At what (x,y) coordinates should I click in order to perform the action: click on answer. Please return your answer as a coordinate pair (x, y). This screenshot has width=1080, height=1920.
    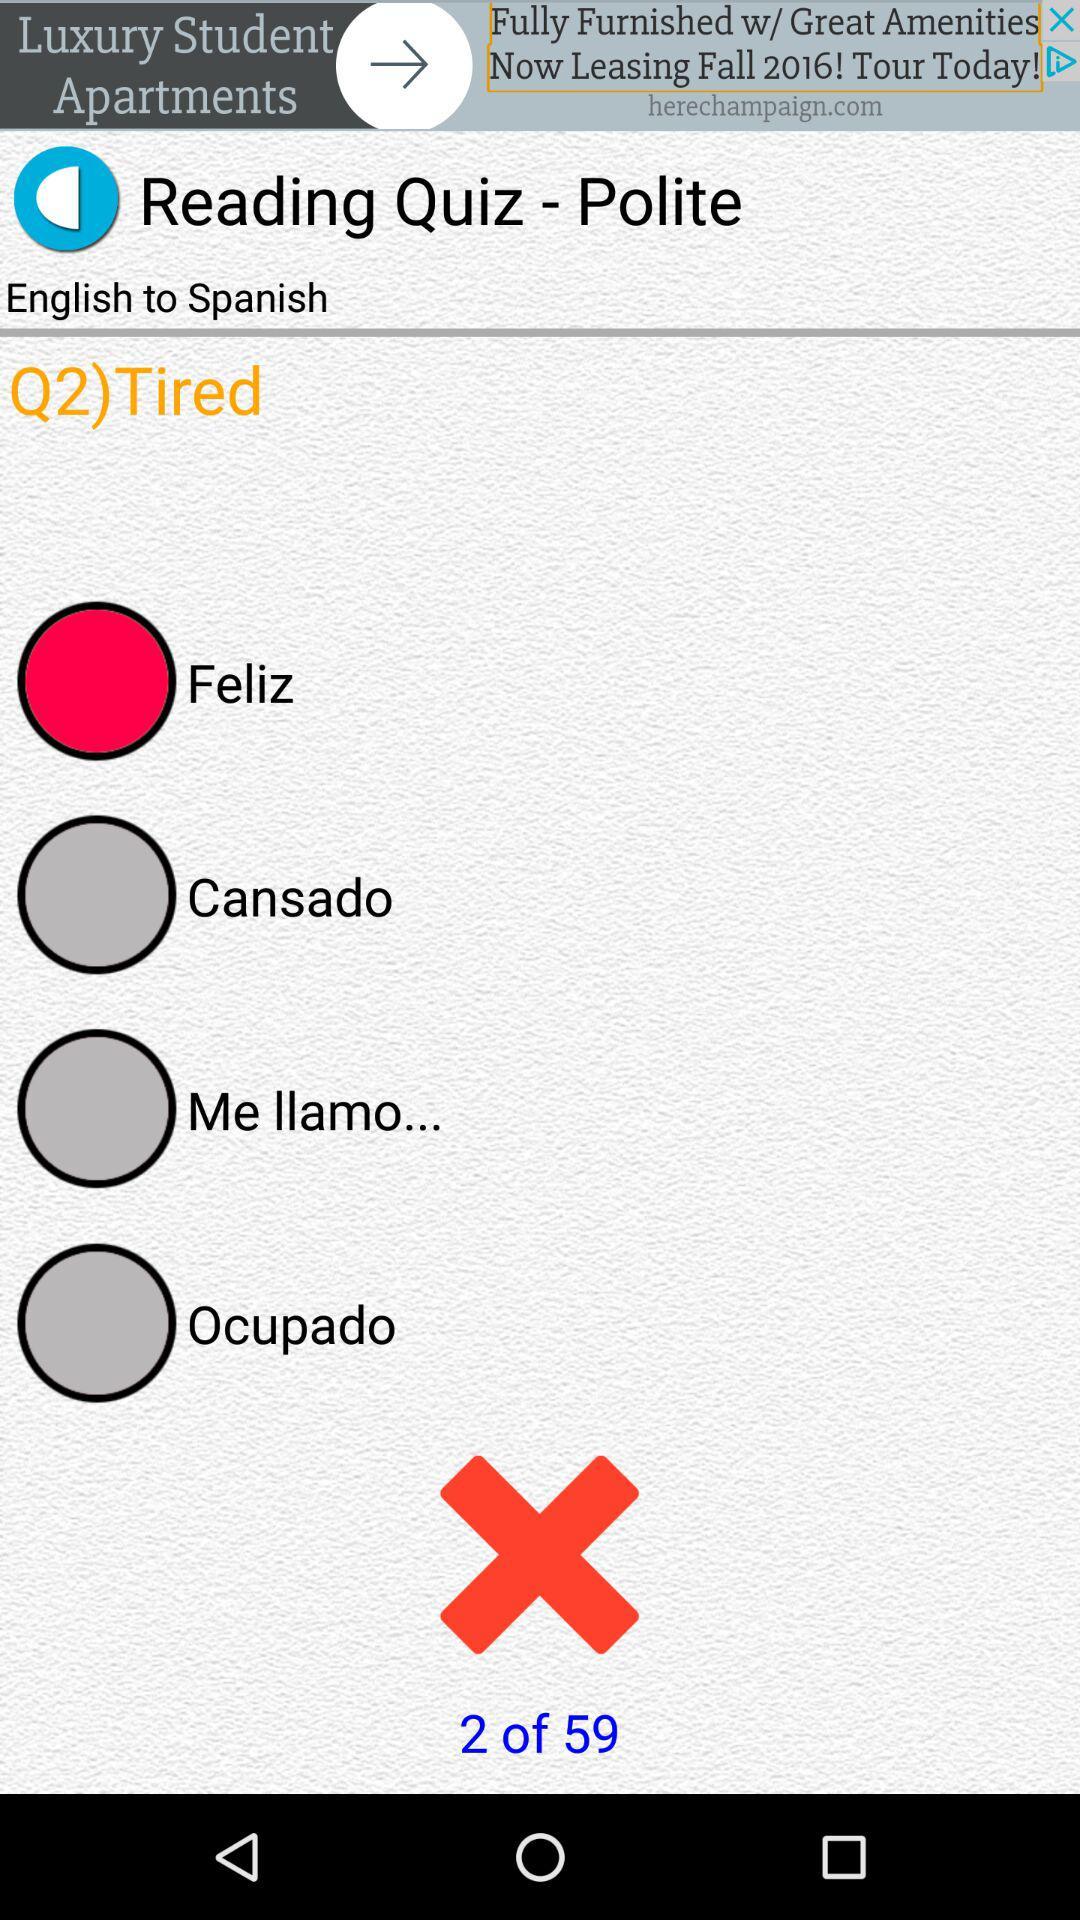
    Looking at the image, I should click on (97, 681).